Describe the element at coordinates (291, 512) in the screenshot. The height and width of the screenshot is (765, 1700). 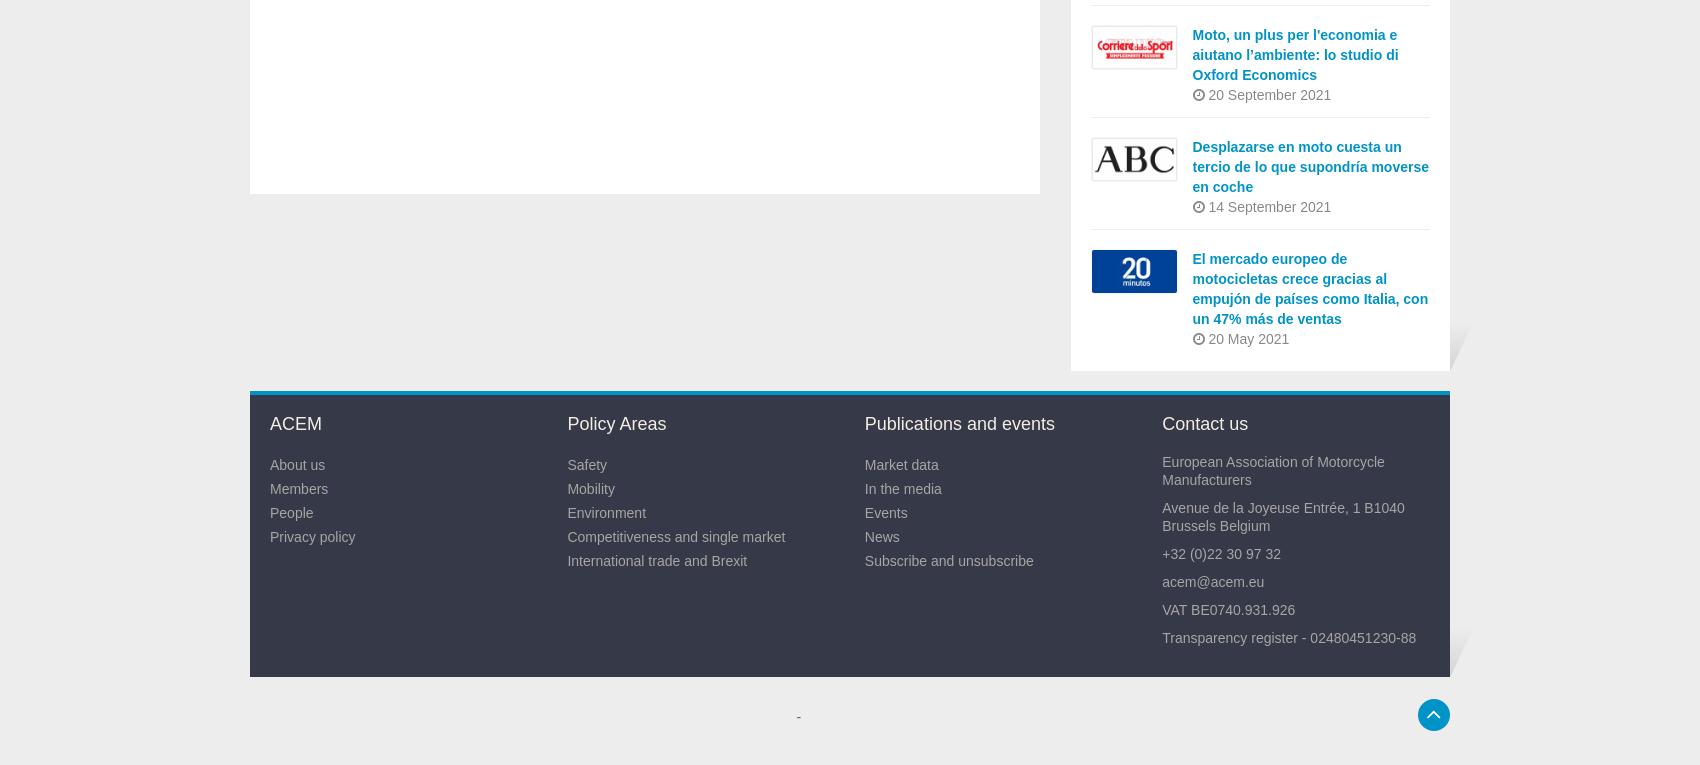
I see `'People'` at that location.